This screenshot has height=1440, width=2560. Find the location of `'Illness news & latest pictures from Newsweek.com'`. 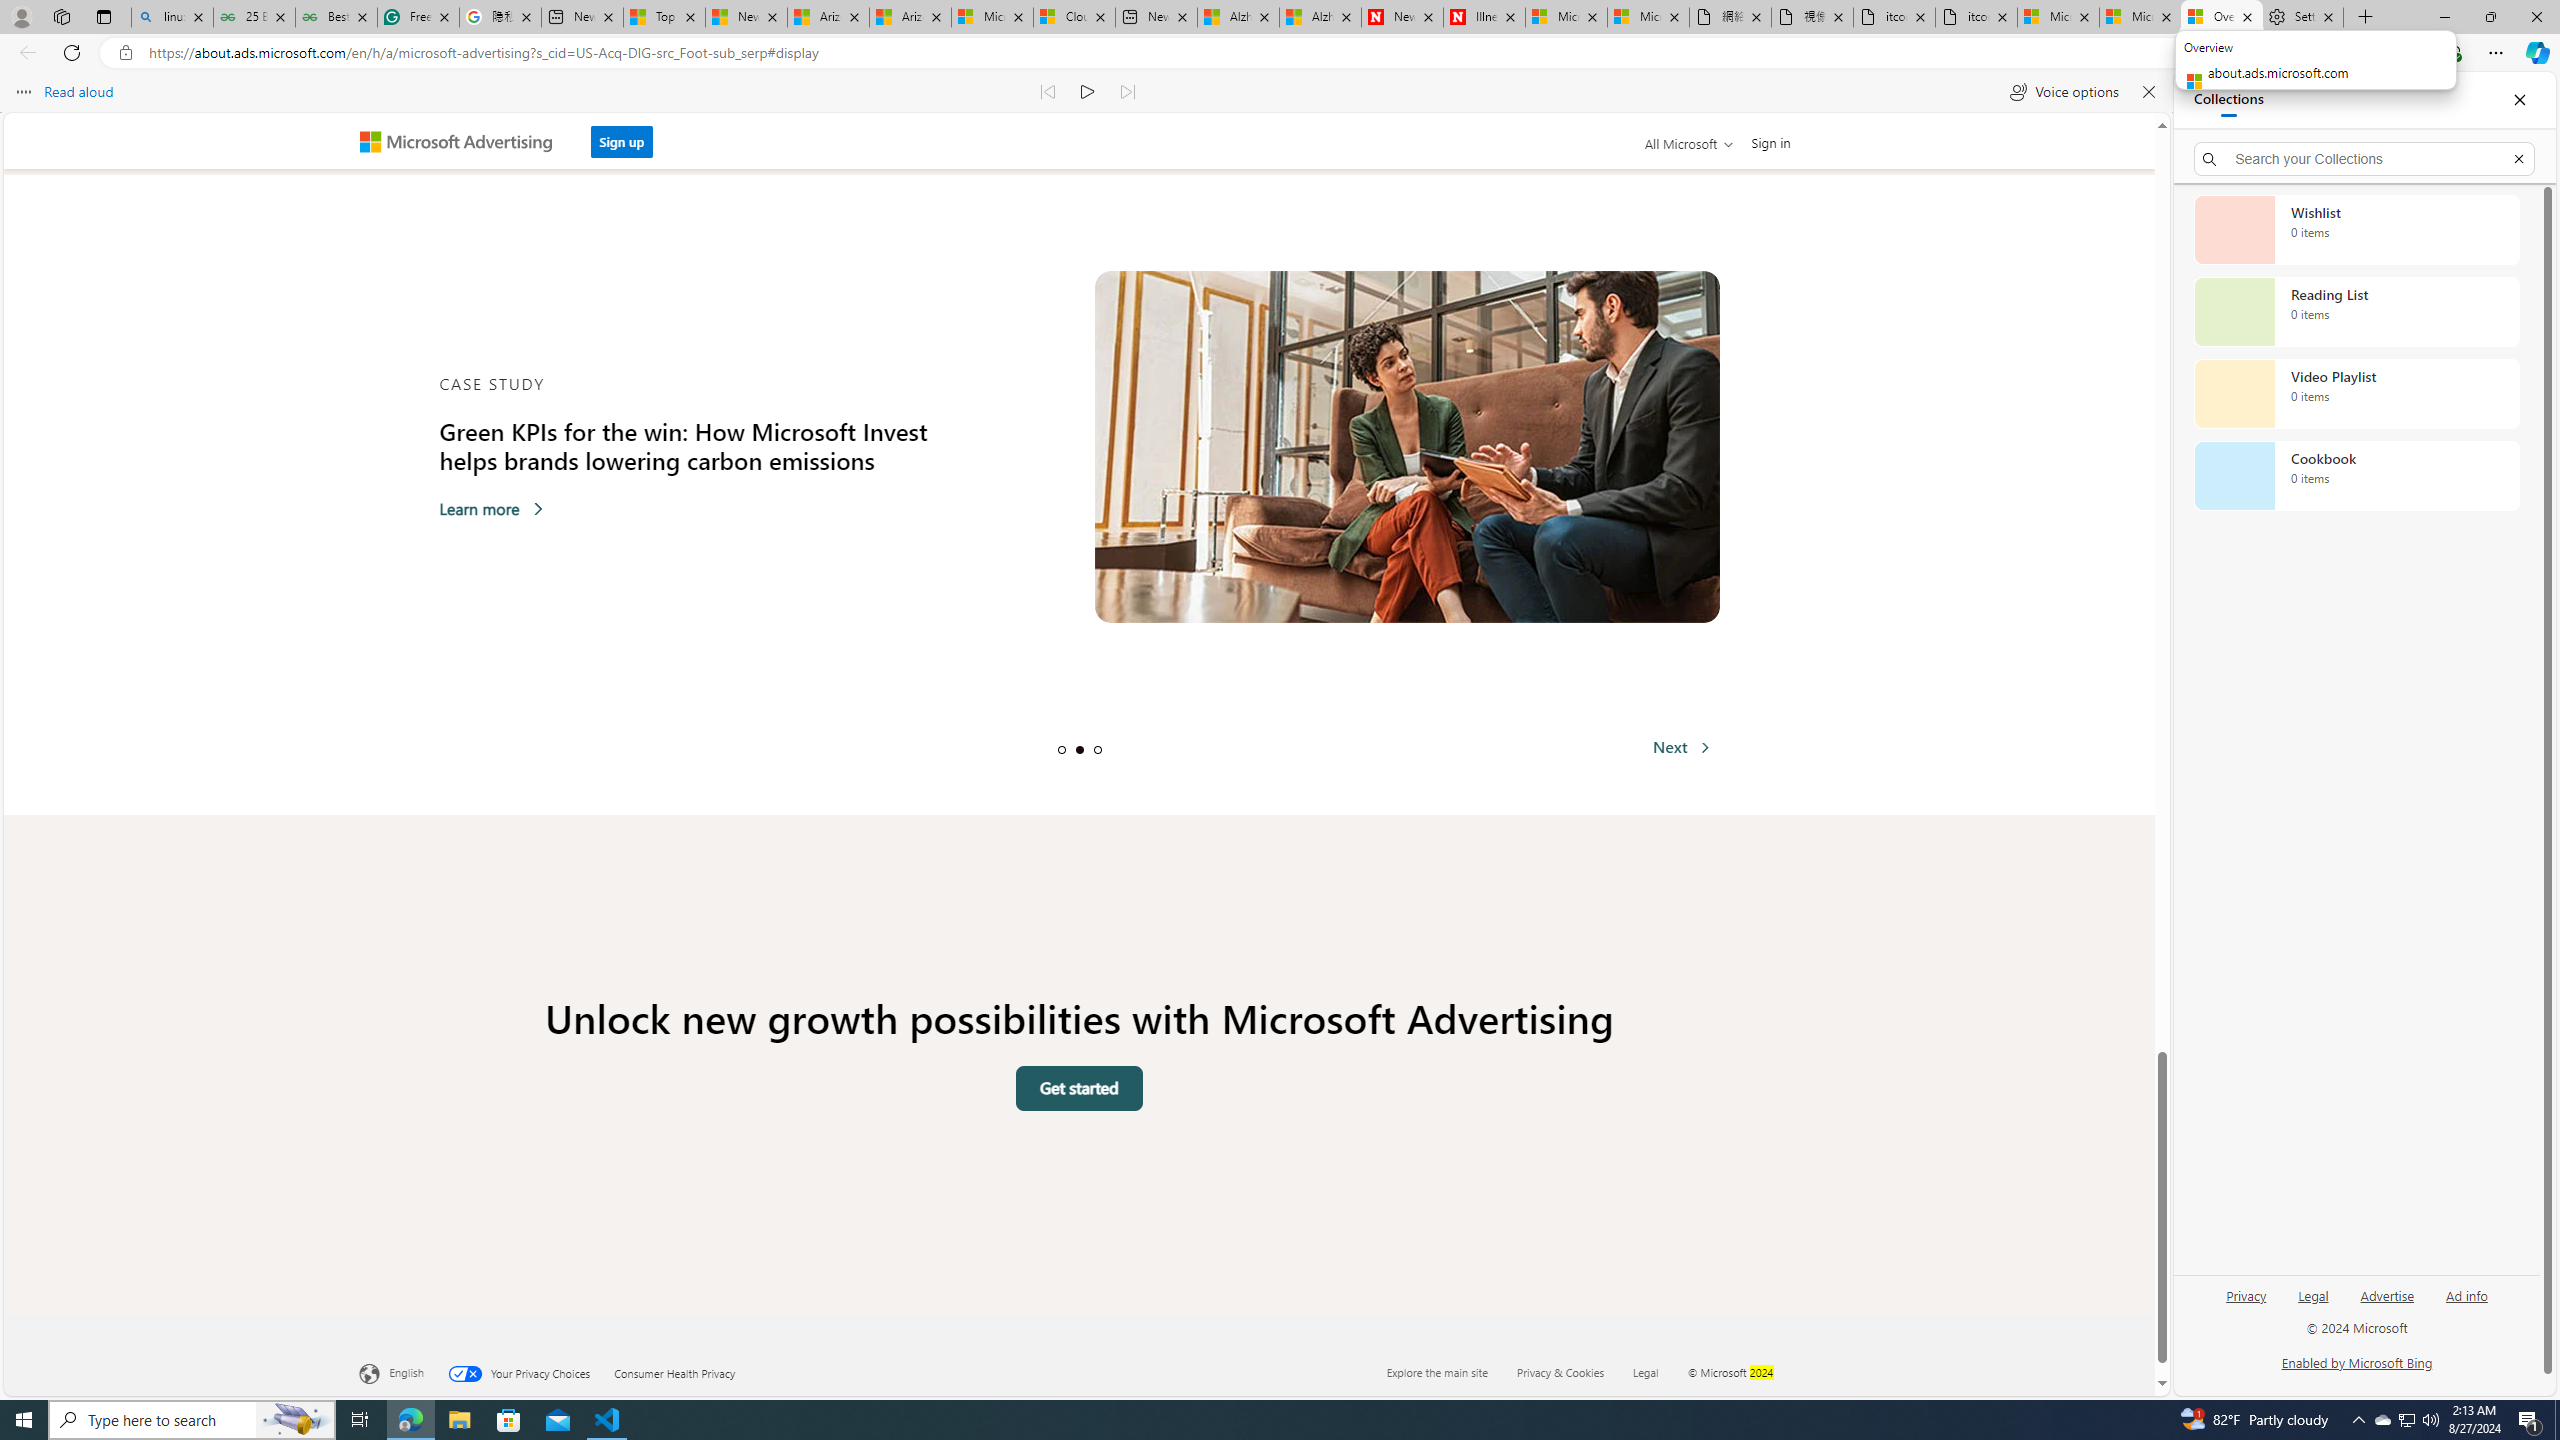

'Illness news & latest pictures from Newsweek.com' is located at coordinates (1483, 16).